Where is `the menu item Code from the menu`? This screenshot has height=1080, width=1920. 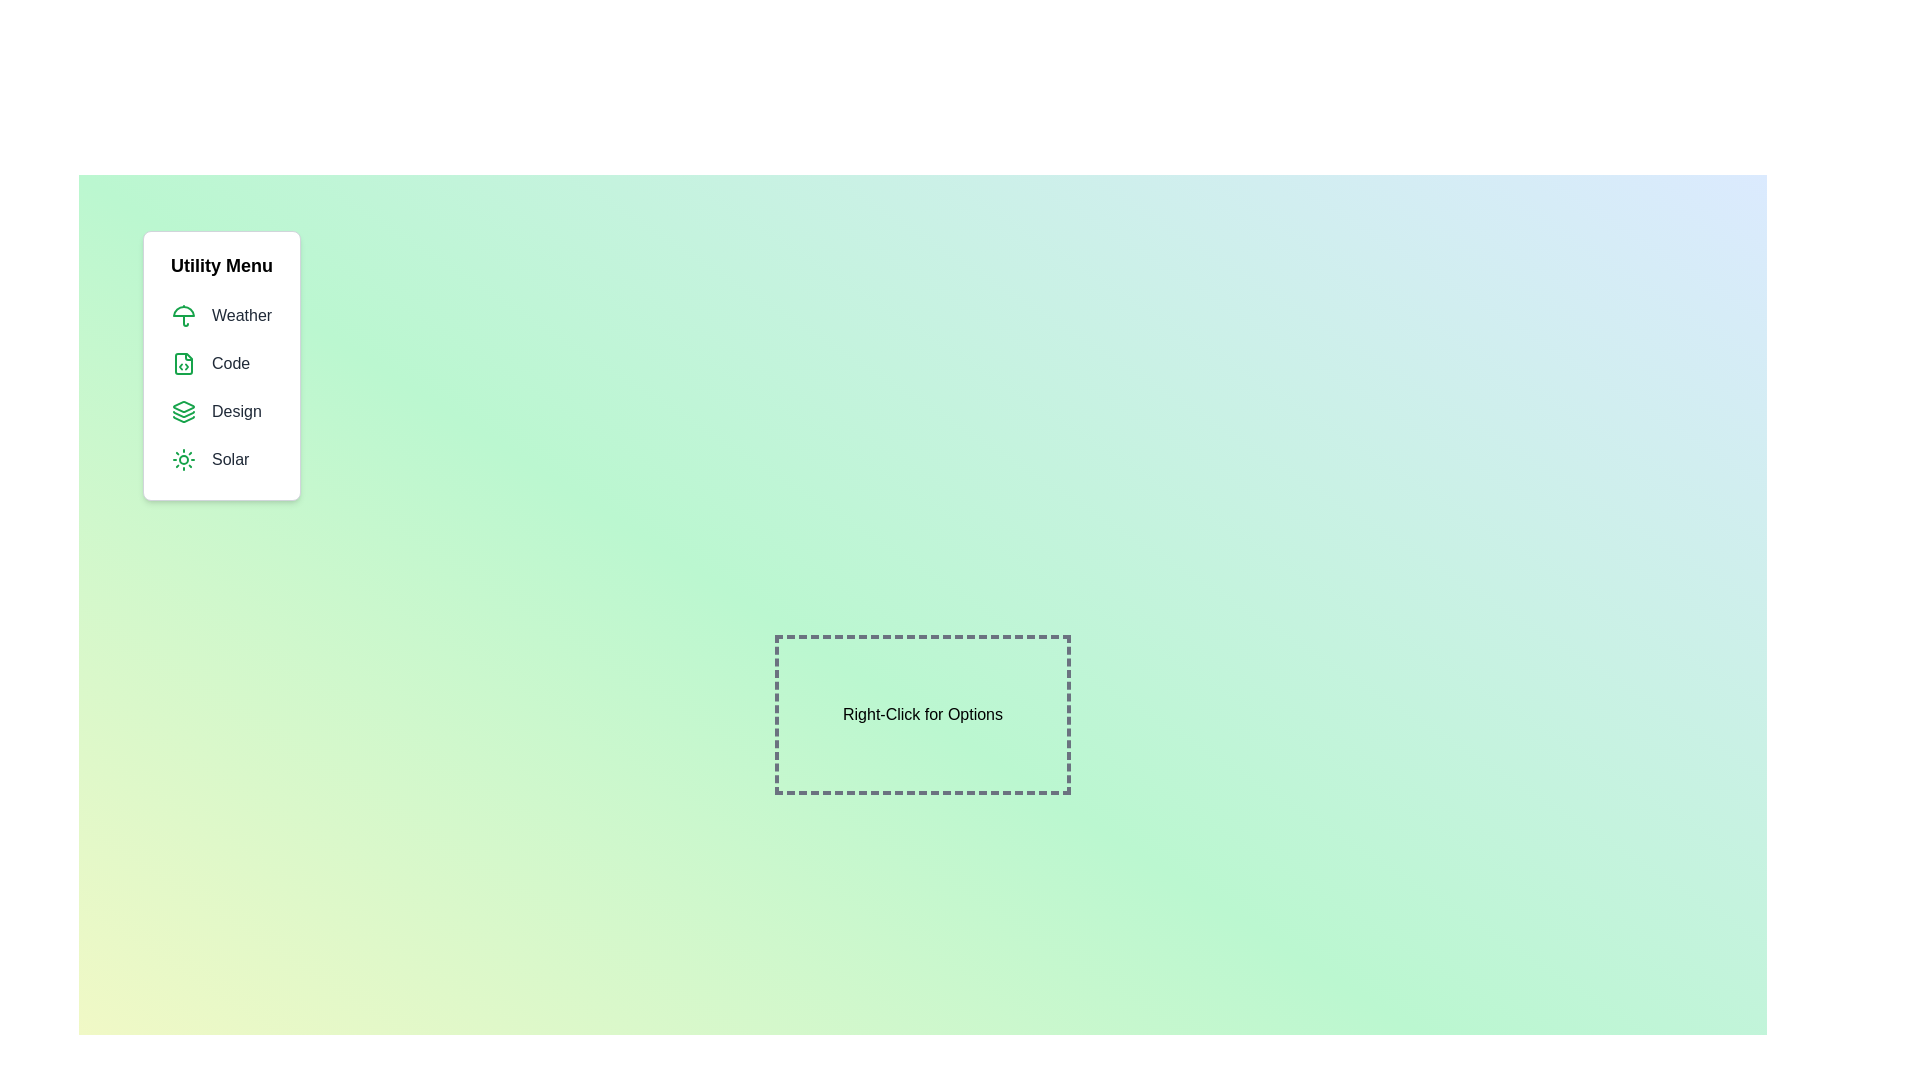
the menu item Code from the menu is located at coordinates (221, 363).